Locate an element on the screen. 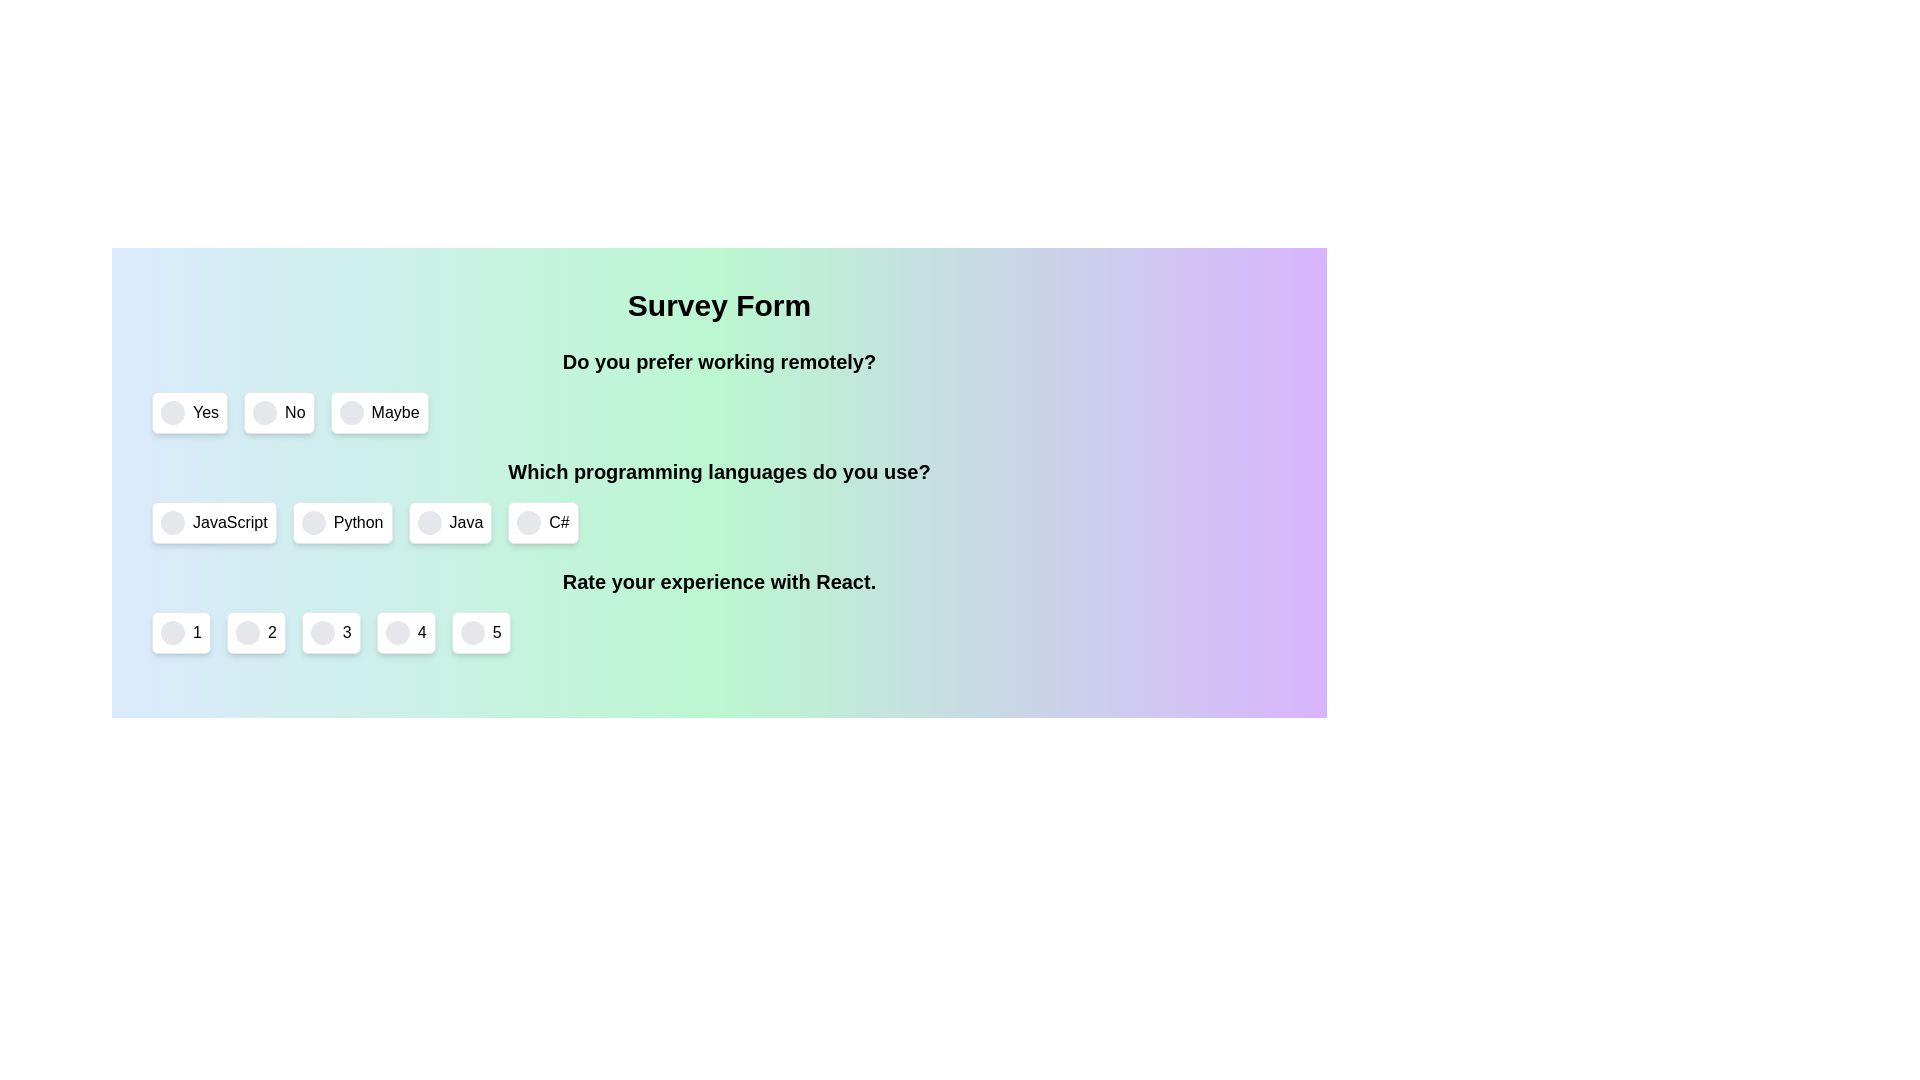  the radio button group labeled 'Yes,' 'No,' and 'Maybe' positioned below the question 'Do you prefer working remotely?' in the survey form is located at coordinates (719, 390).